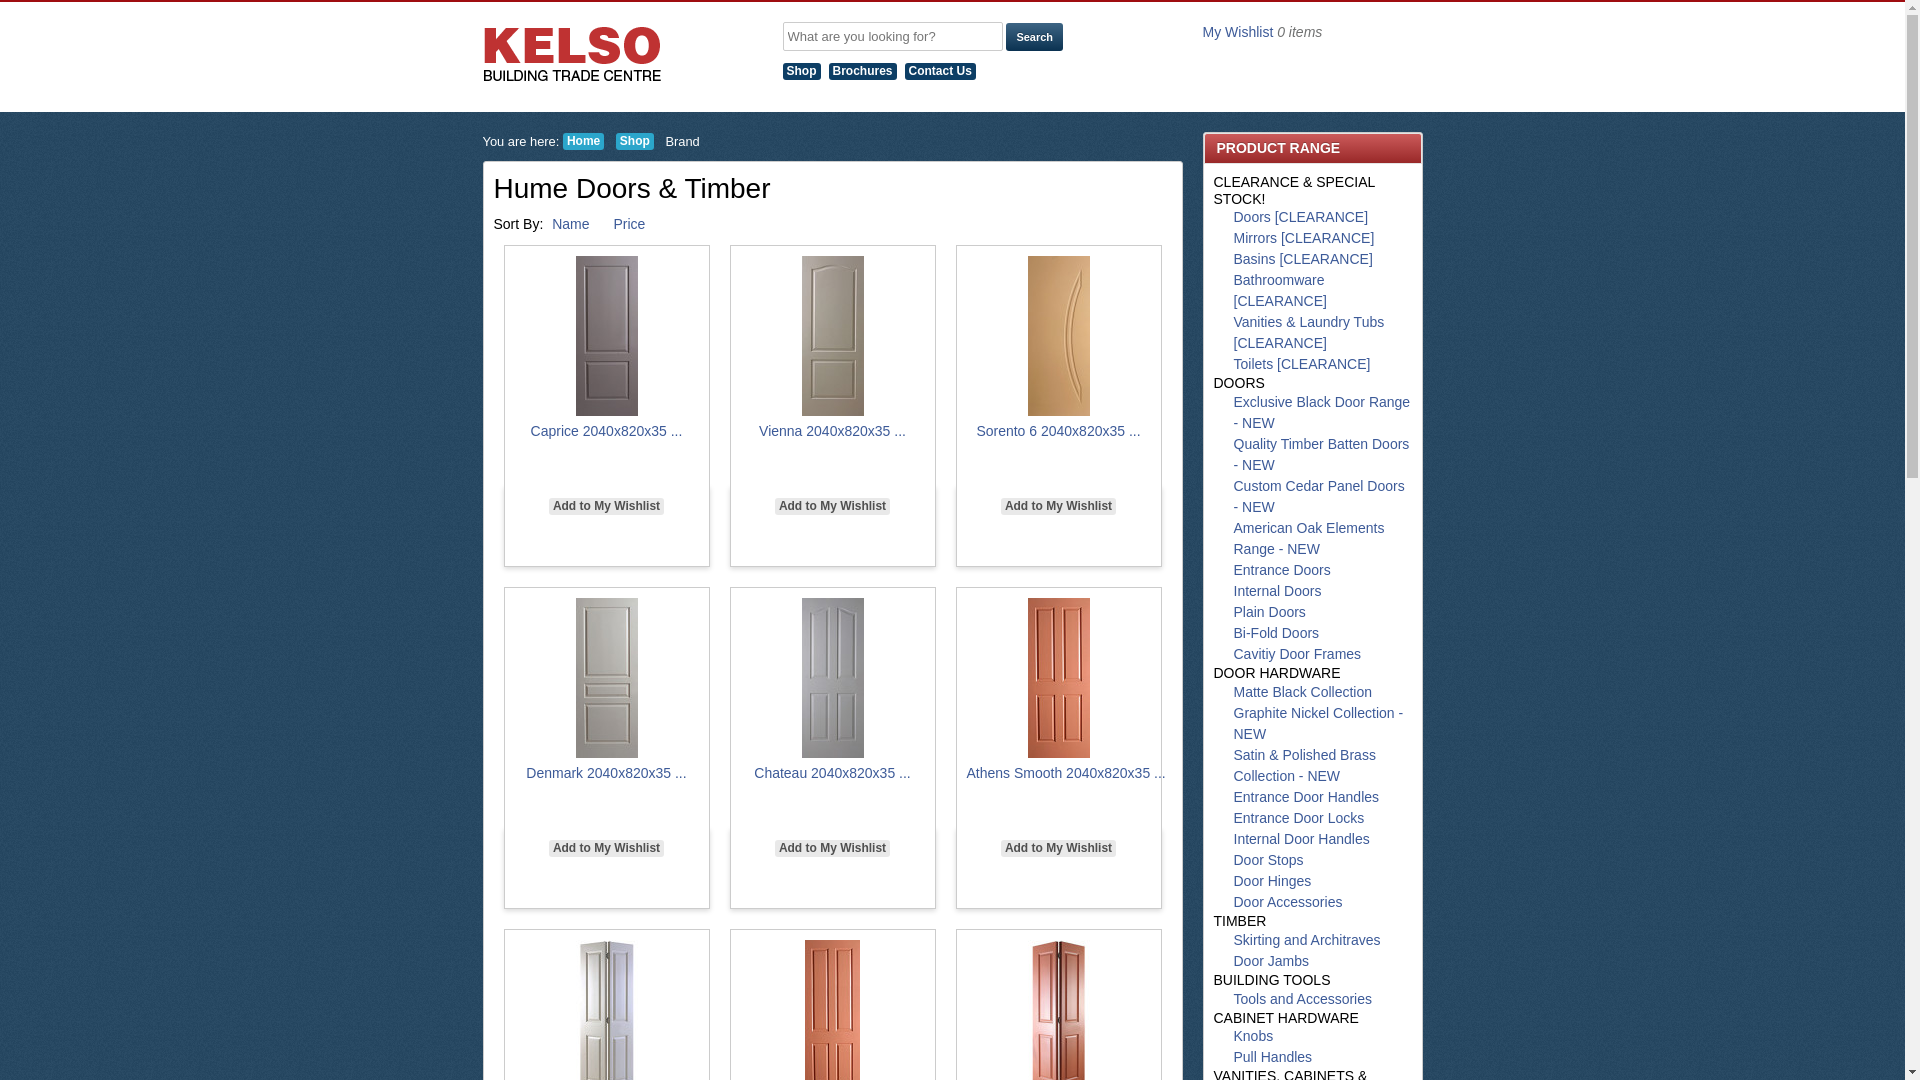  Describe the element at coordinates (805, 69) in the screenshot. I see `'Shop'` at that location.